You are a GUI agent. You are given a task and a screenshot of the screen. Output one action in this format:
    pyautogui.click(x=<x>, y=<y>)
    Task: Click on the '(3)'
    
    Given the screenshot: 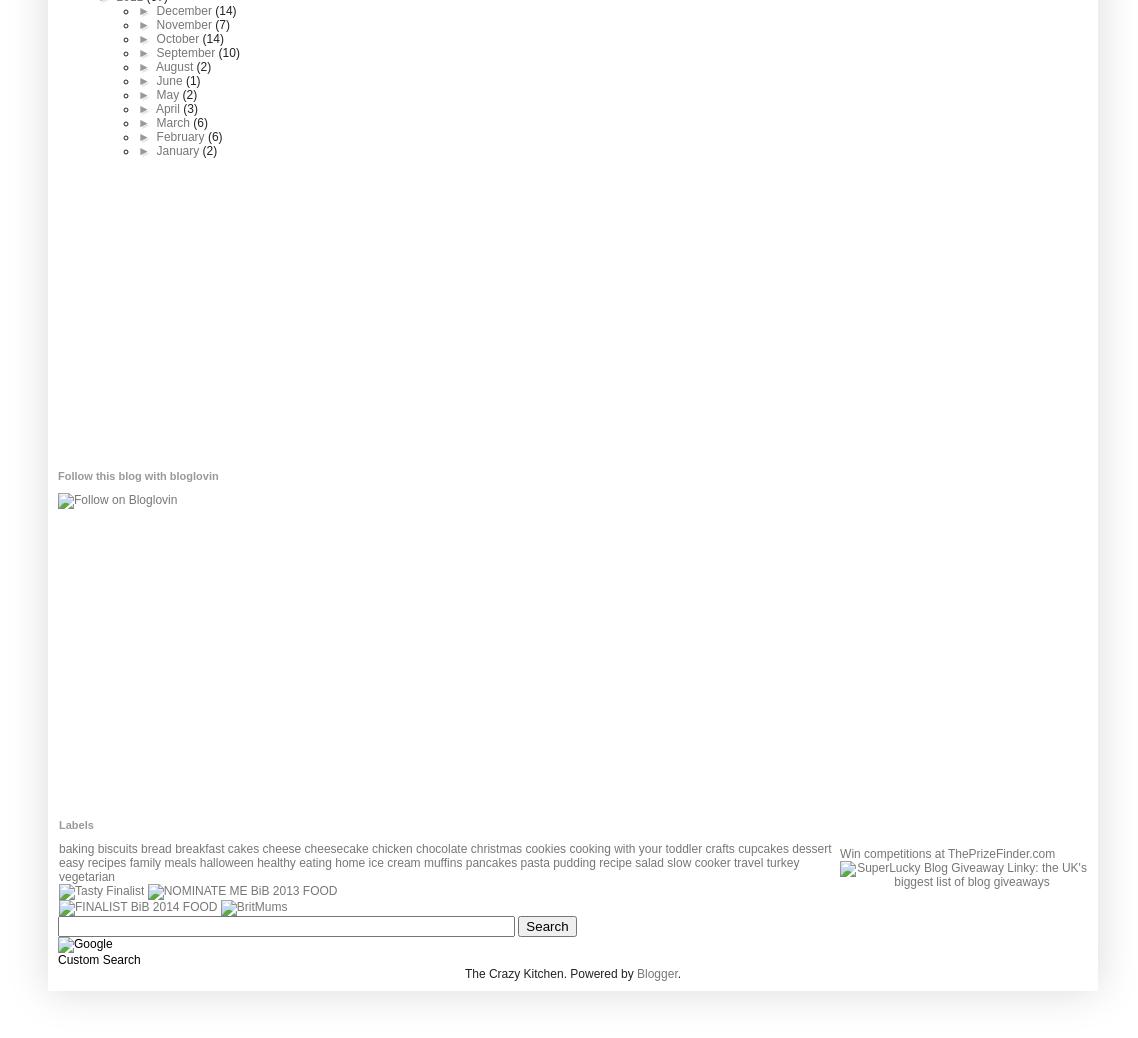 What is the action you would take?
    pyautogui.click(x=181, y=107)
    